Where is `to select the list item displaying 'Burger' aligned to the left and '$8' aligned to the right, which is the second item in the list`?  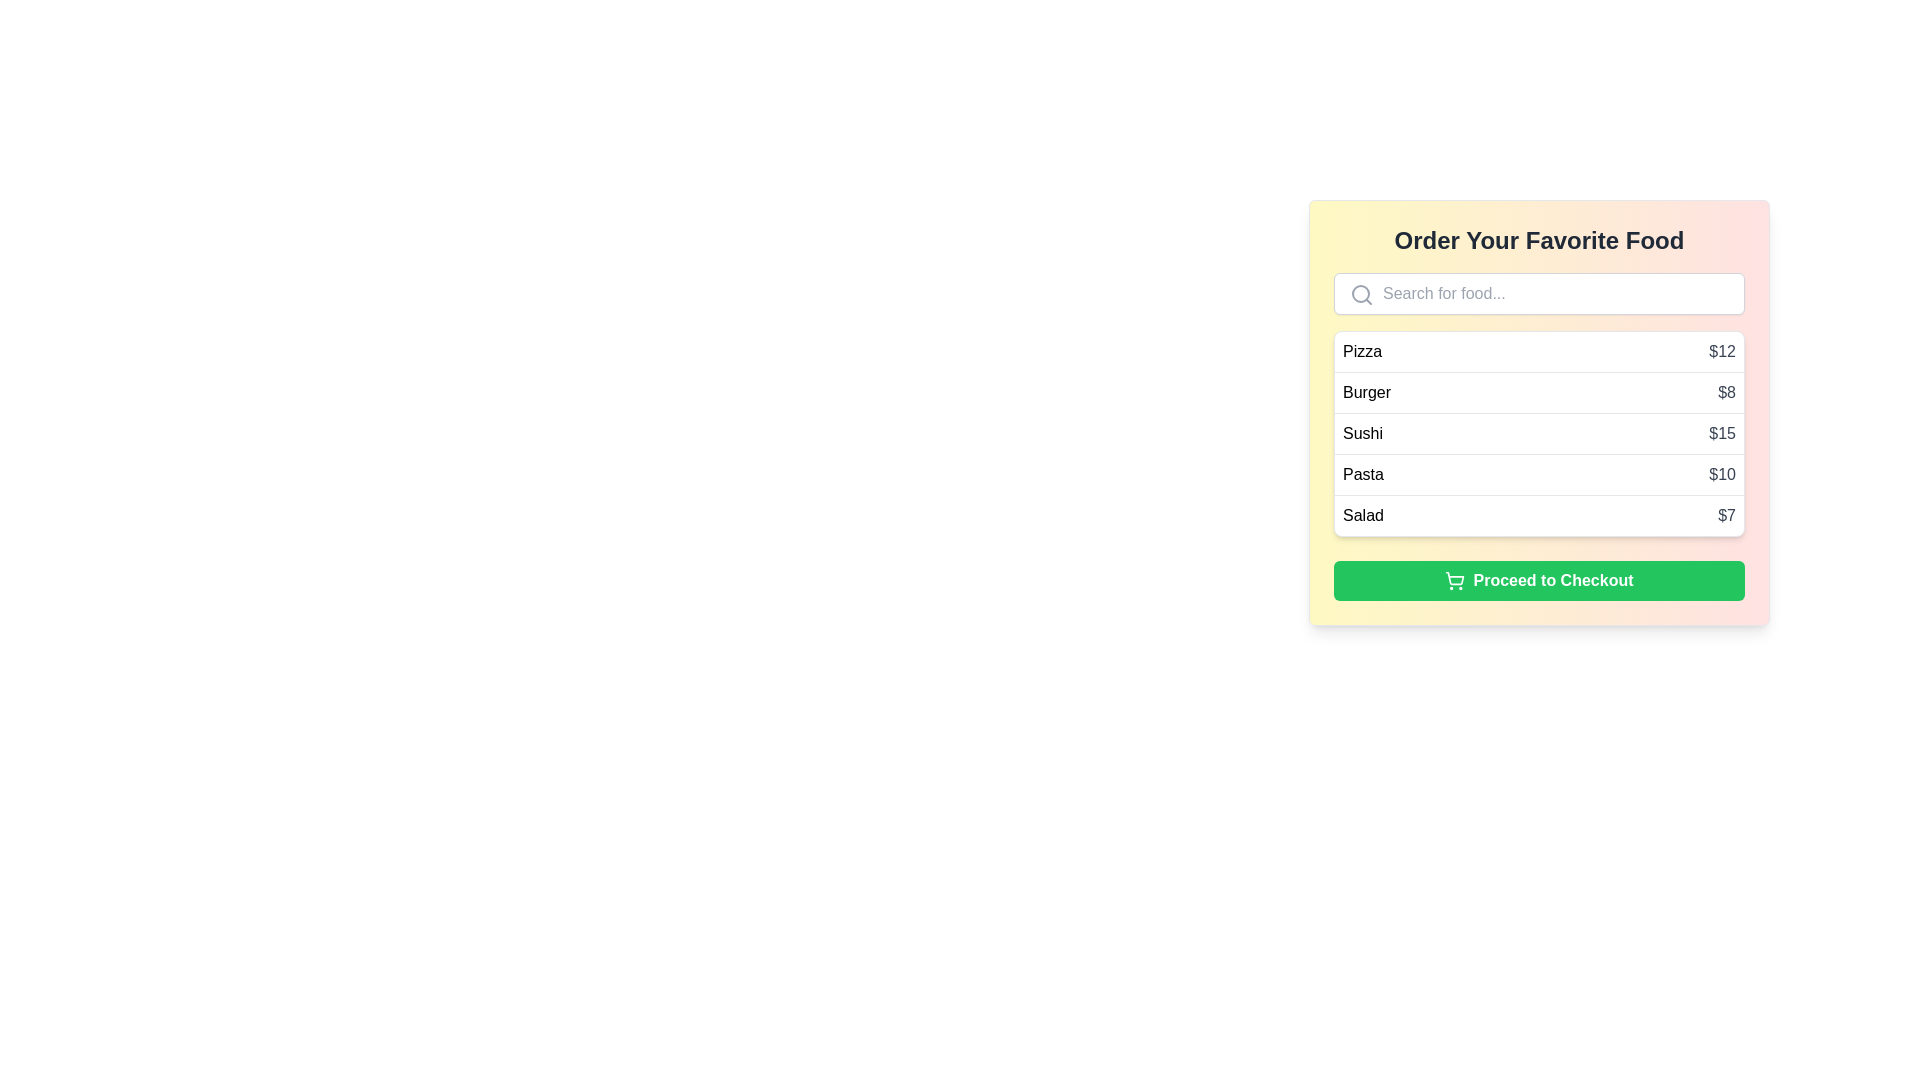
to select the list item displaying 'Burger' aligned to the left and '$8' aligned to the right, which is the second item in the list is located at coordinates (1538, 392).